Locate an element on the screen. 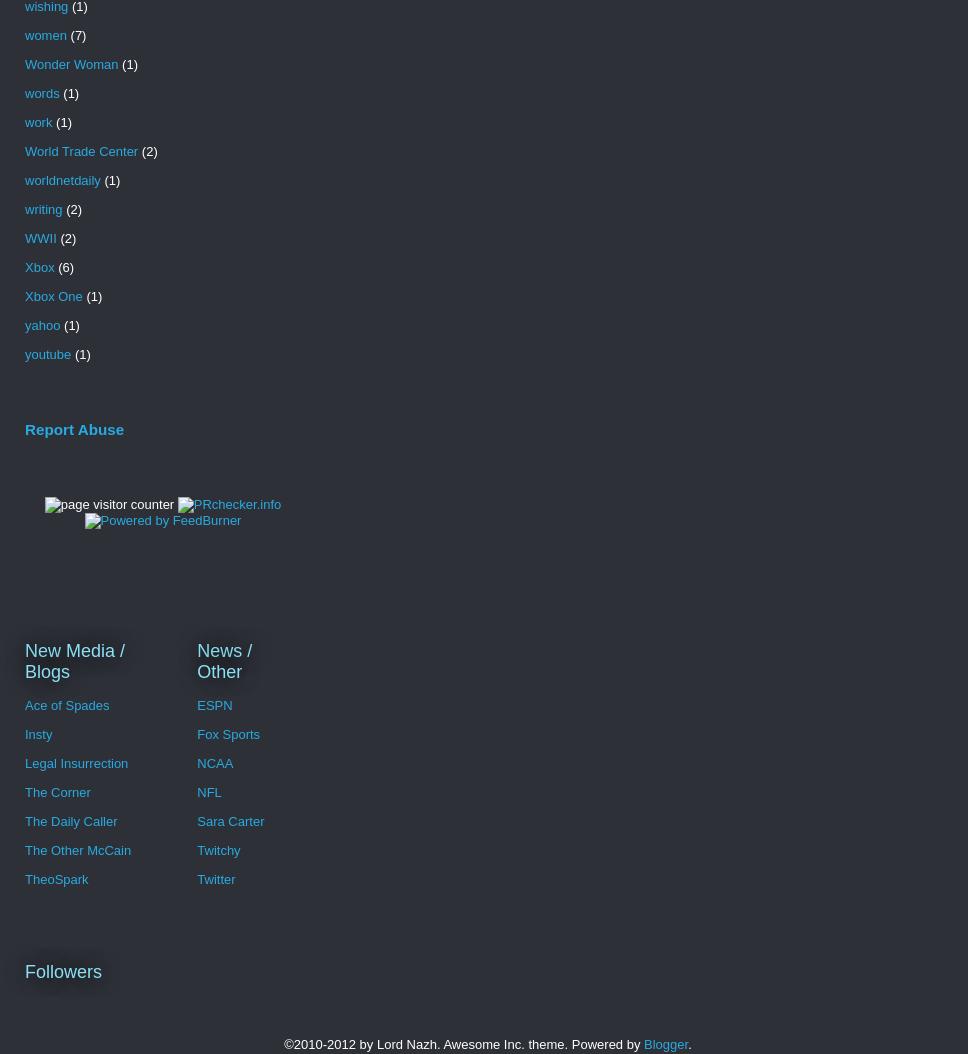  'NCAA' is located at coordinates (213, 763).